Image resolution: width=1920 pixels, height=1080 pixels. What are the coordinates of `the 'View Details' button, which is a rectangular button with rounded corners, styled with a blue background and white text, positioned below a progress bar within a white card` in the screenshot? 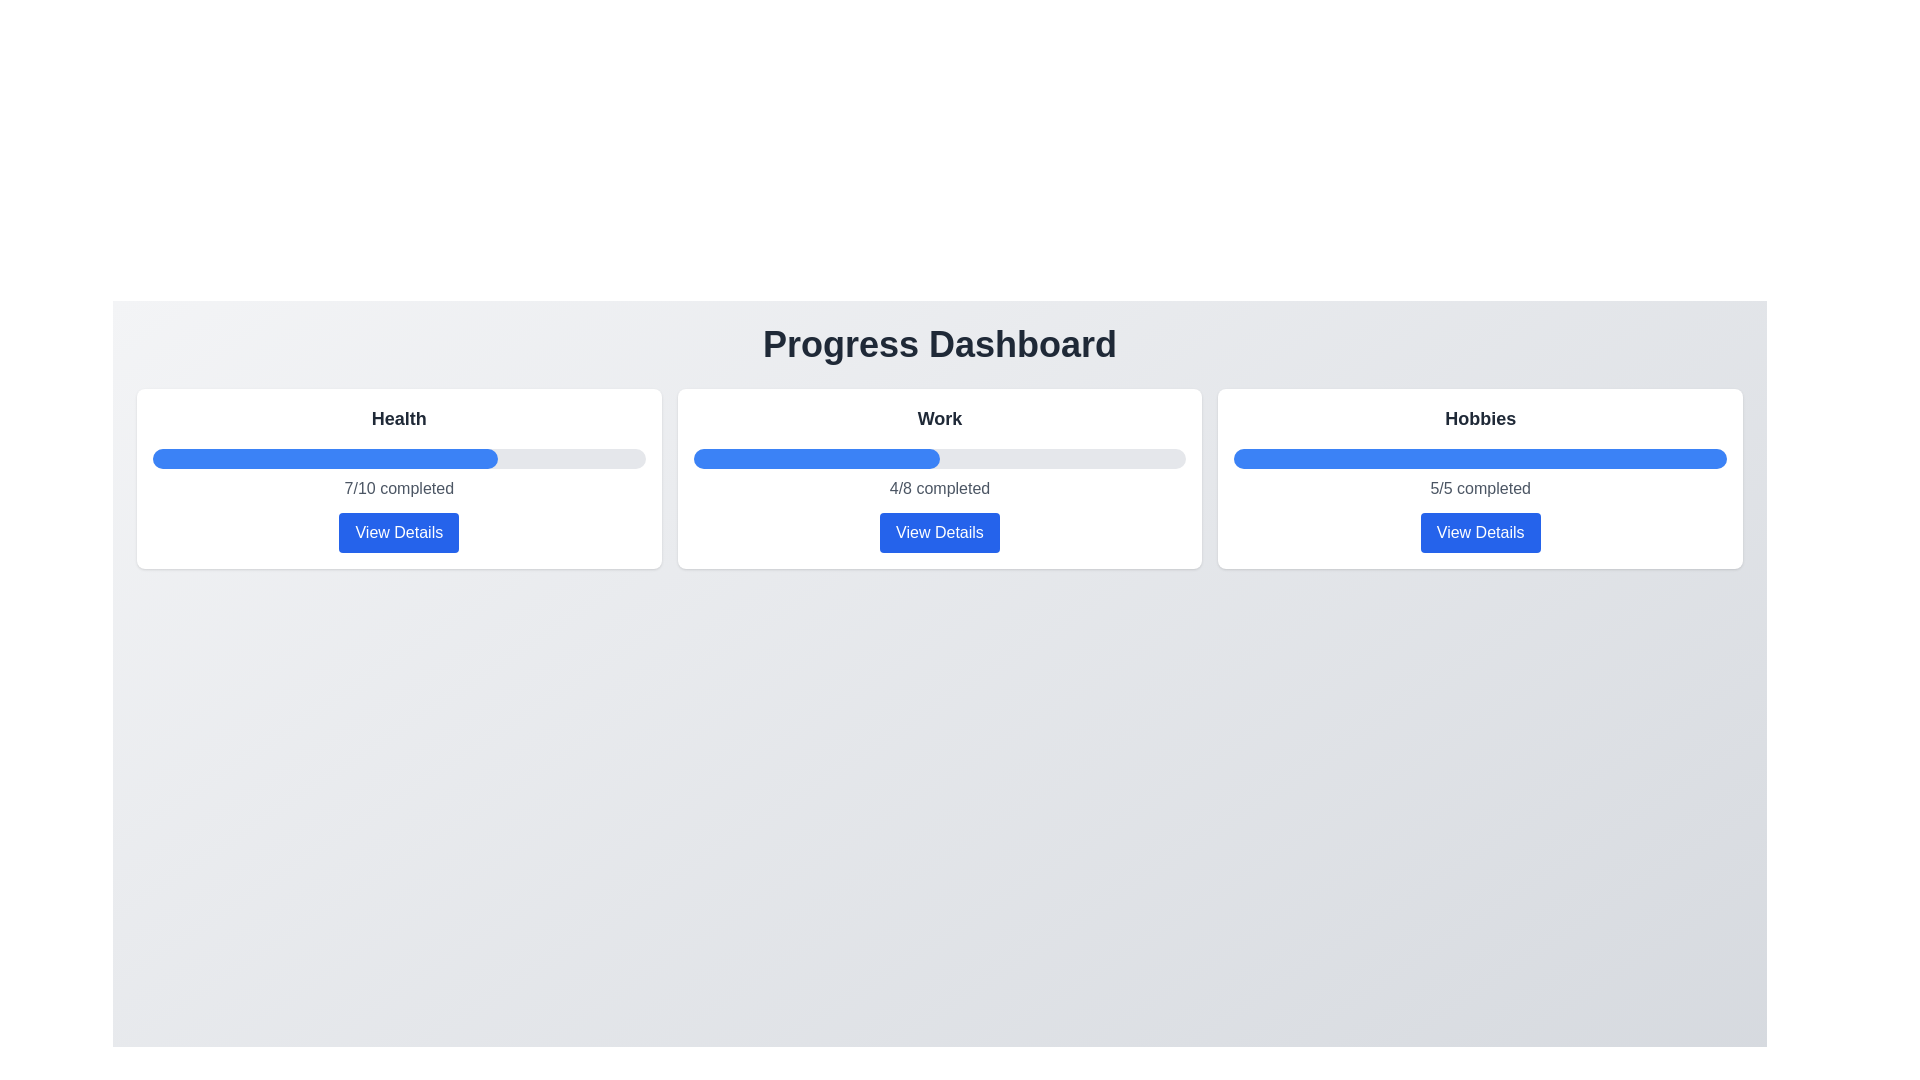 It's located at (399, 531).